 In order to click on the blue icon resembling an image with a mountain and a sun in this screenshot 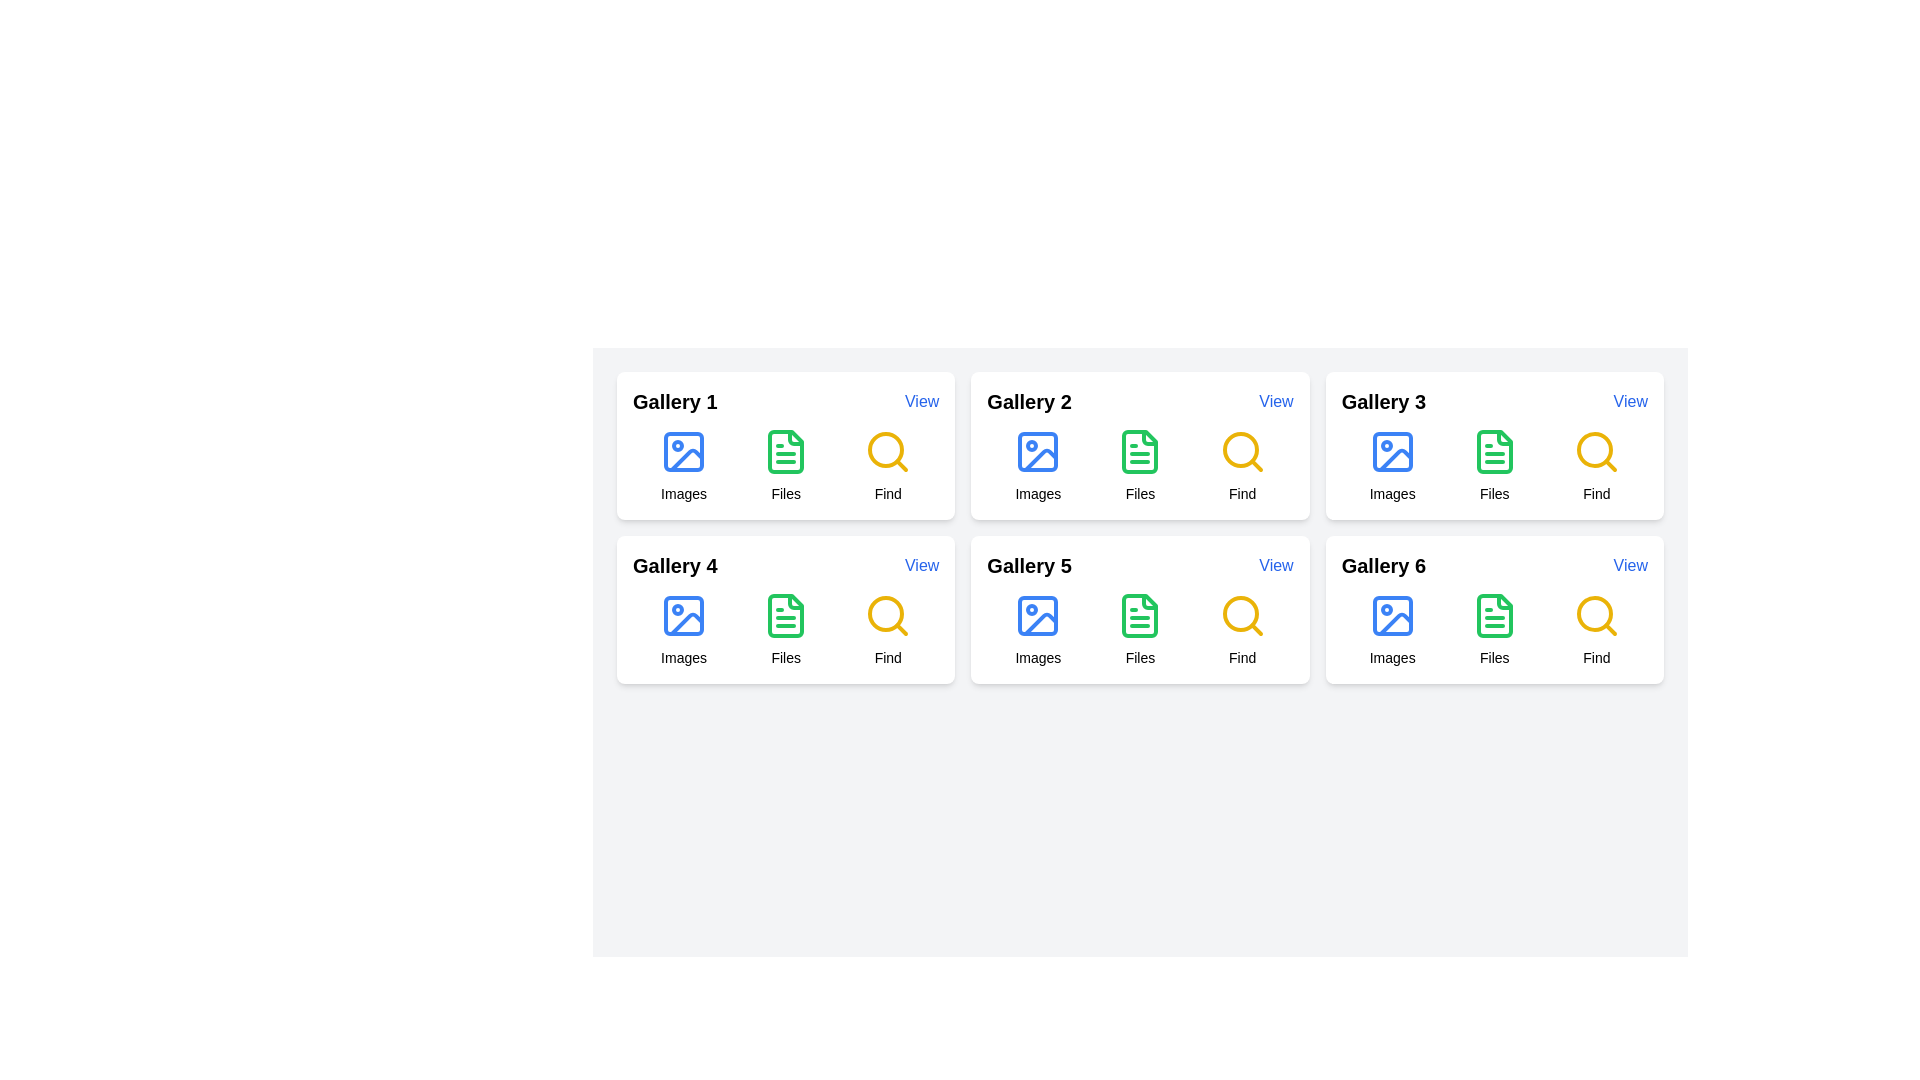, I will do `click(684, 451)`.